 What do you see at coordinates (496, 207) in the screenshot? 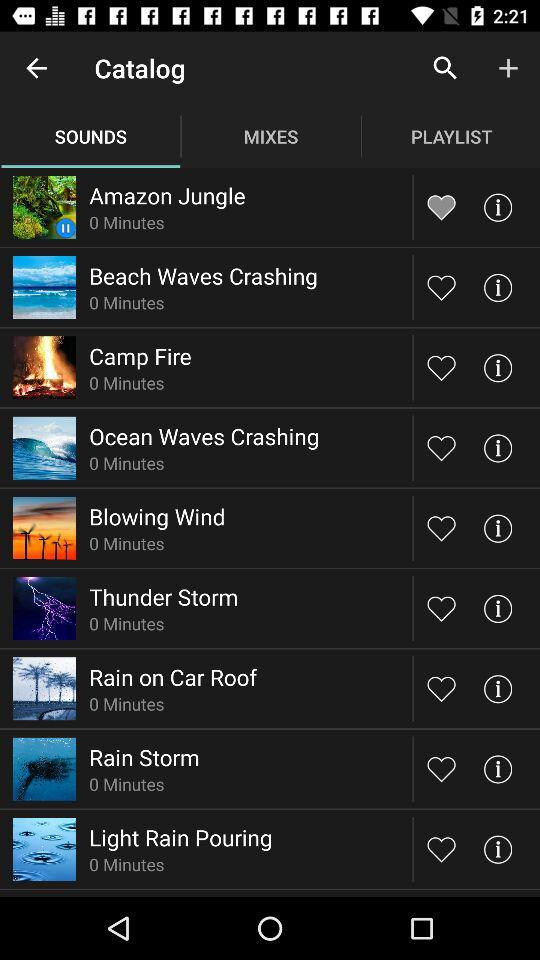
I see `check information` at bounding box center [496, 207].